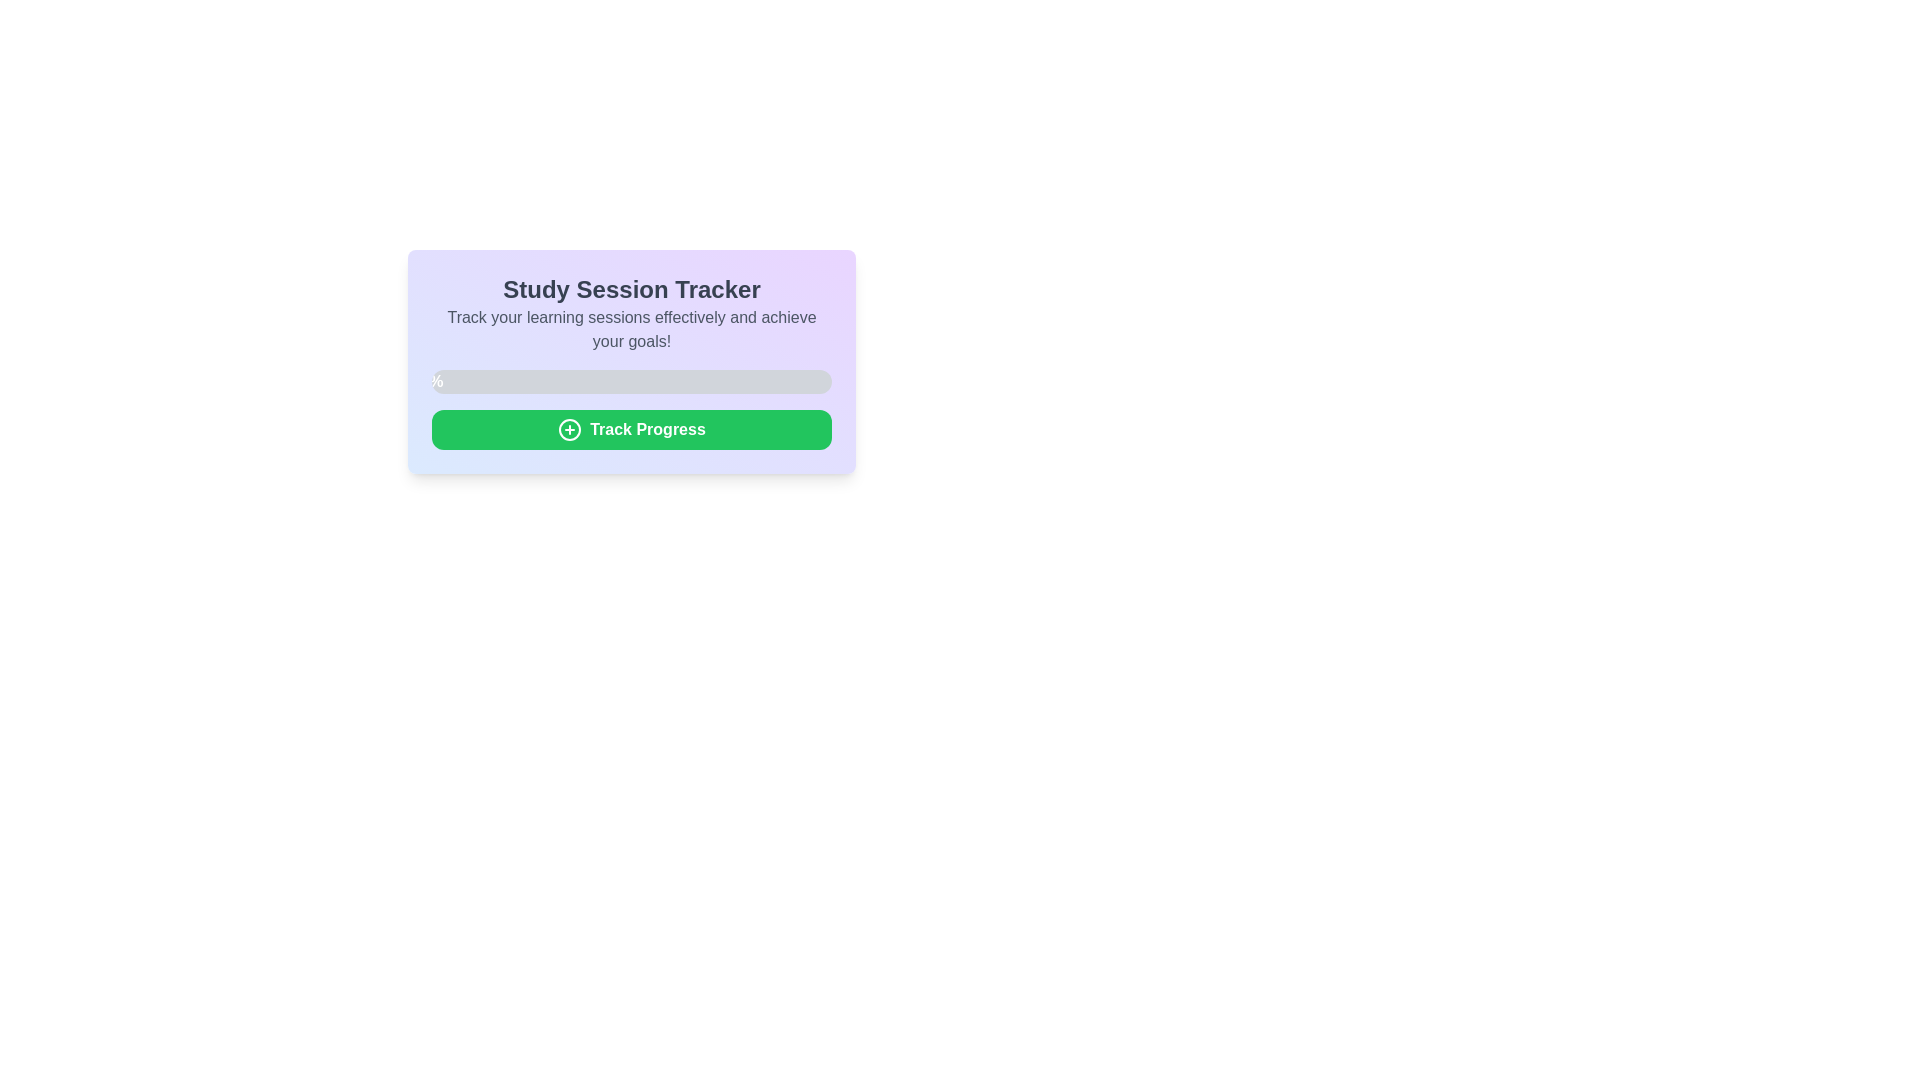  Describe the element at coordinates (631, 313) in the screenshot. I see `the text block containing the heading 'Study Session Tracker' and the subtitle 'Track your learning sessions effectively and achieve your goals!'` at that location.